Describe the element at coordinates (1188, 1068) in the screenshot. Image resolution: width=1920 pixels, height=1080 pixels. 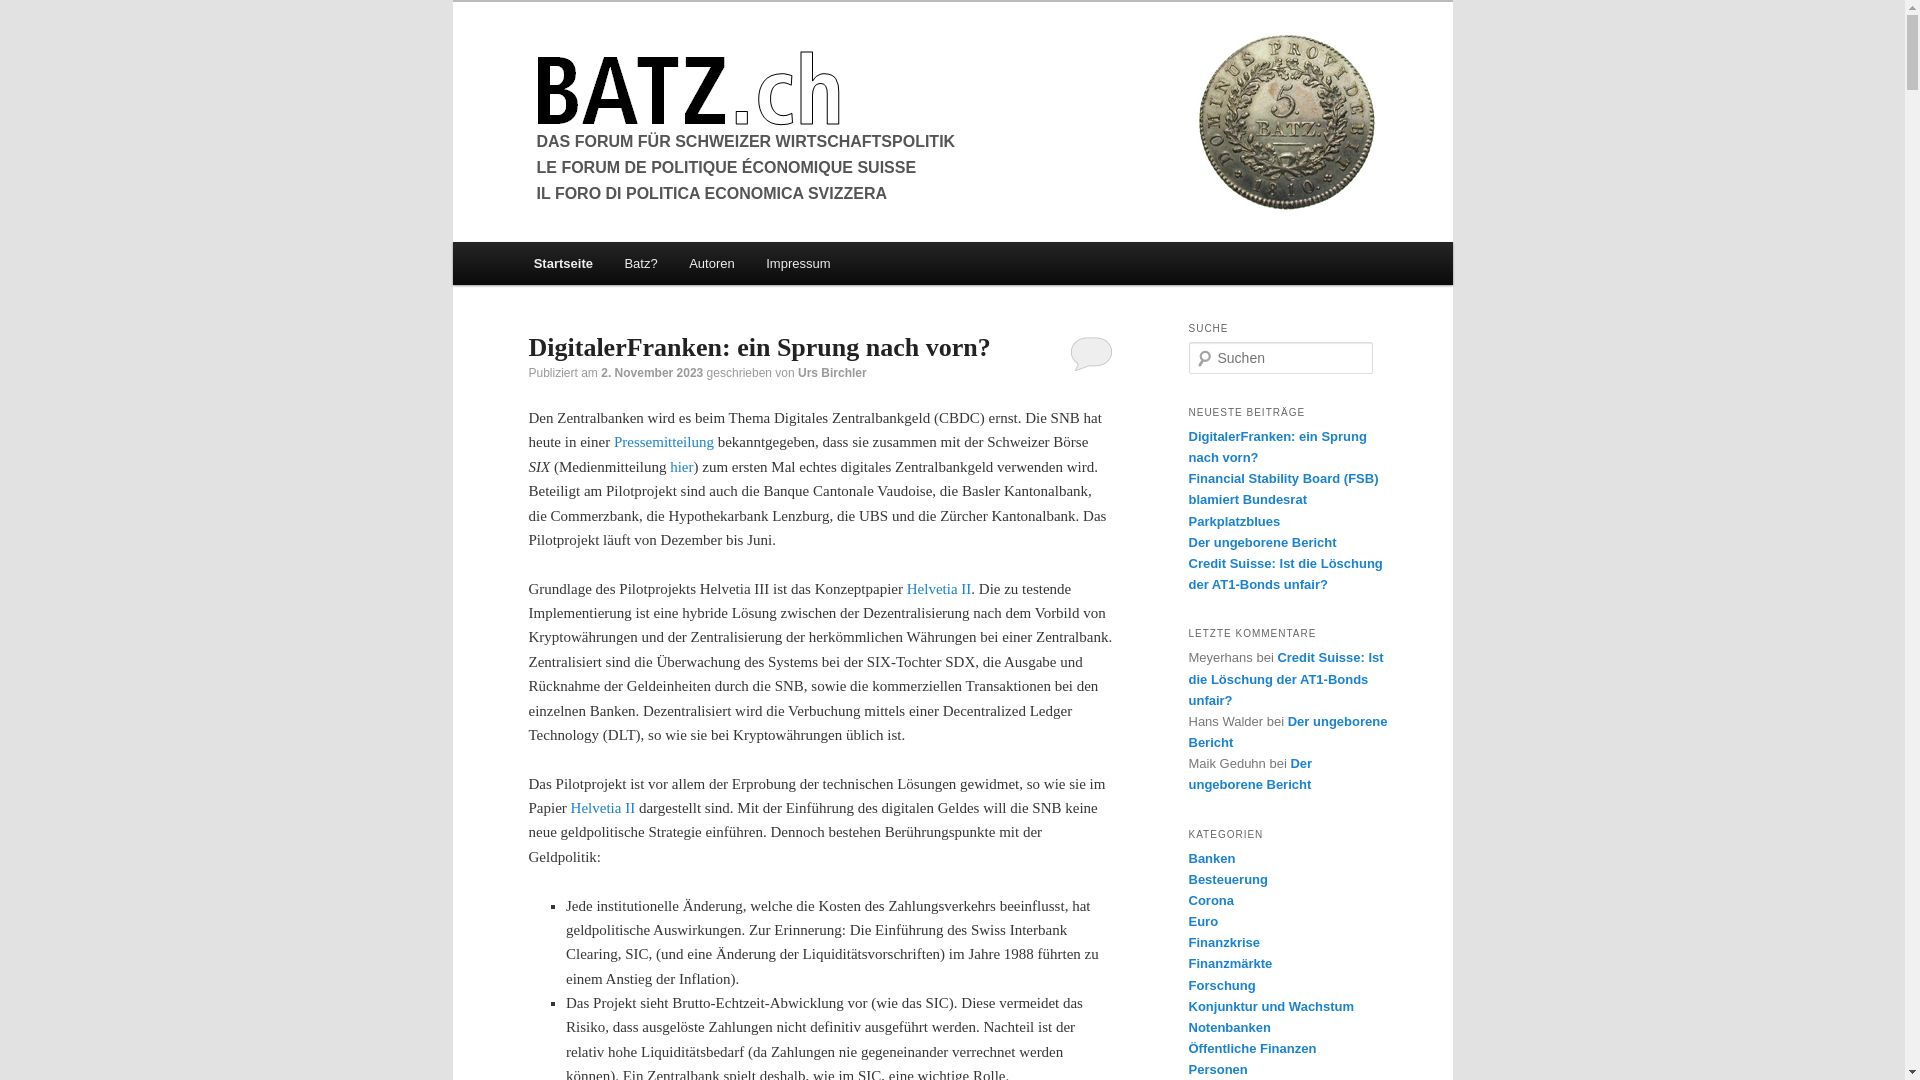
I see `'Personen'` at that location.